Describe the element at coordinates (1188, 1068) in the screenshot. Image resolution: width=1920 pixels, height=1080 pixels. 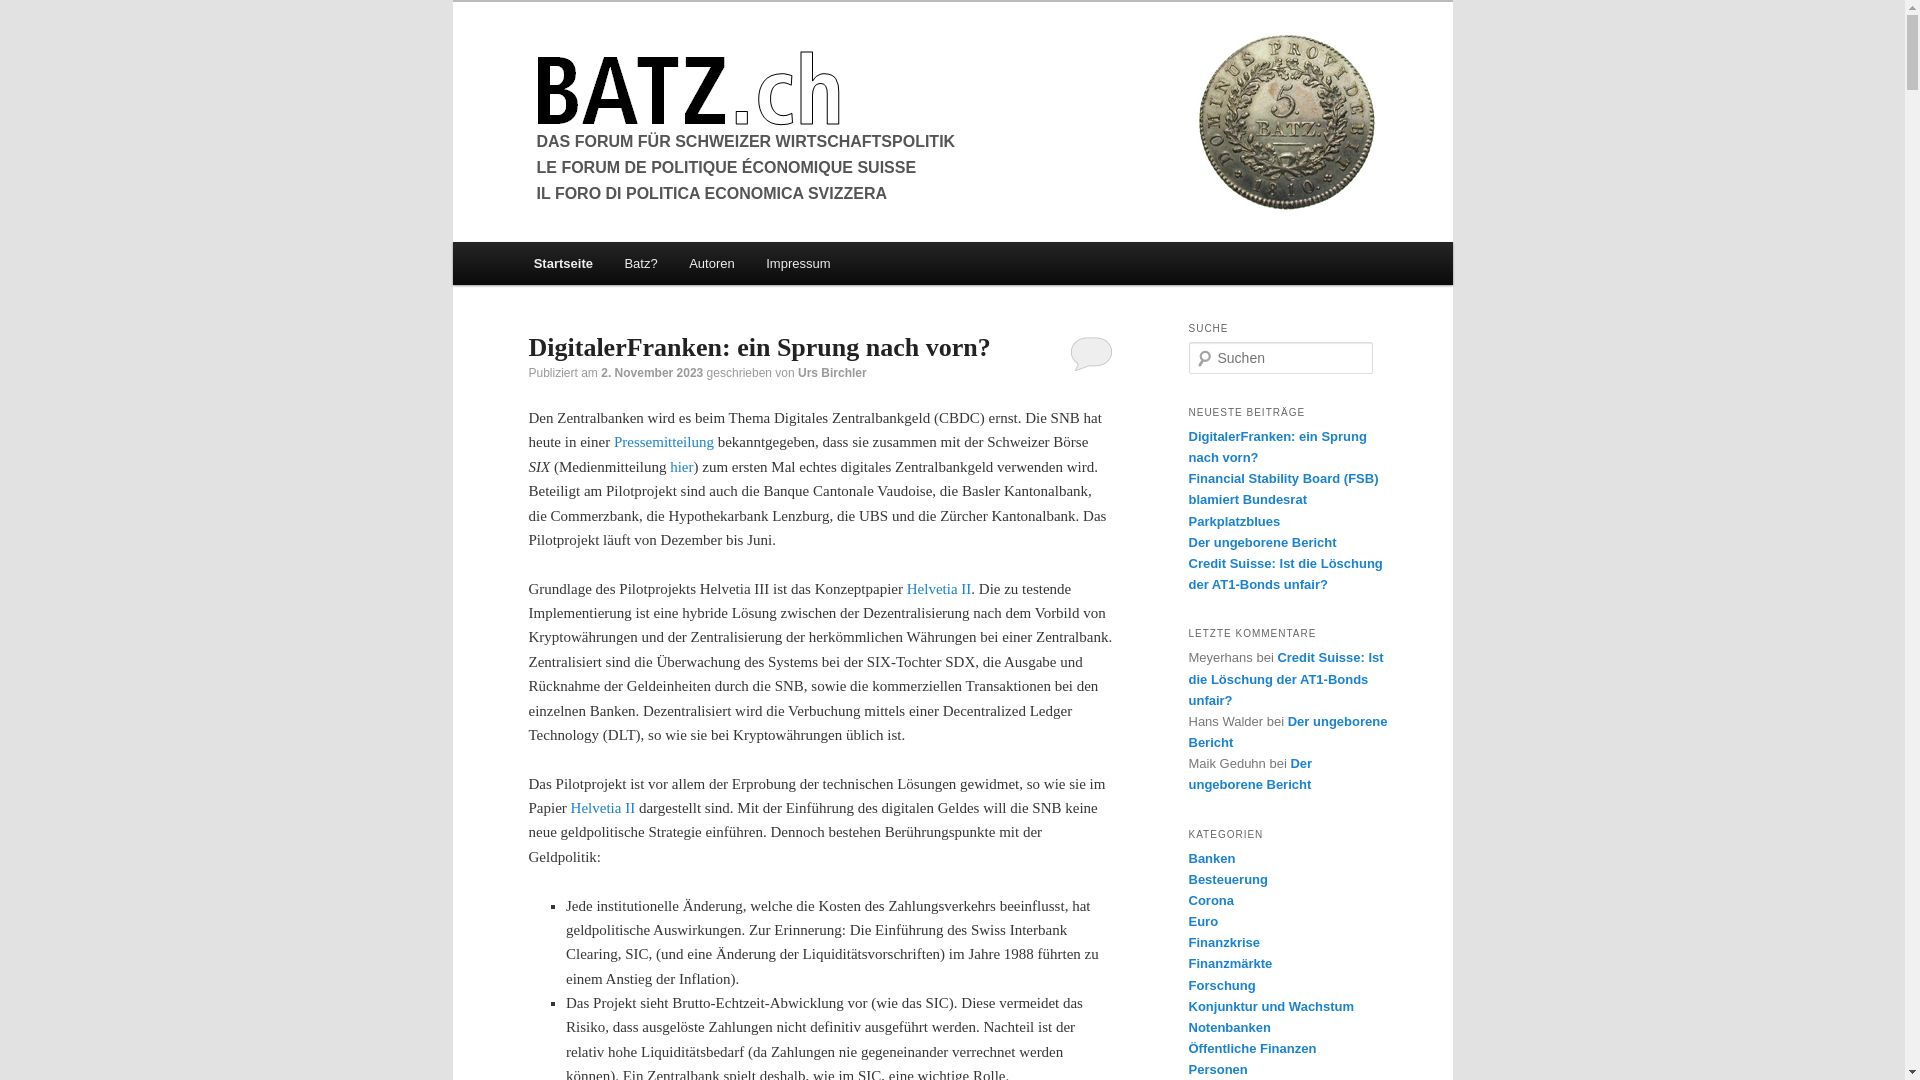
I see `'Personen'` at that location.